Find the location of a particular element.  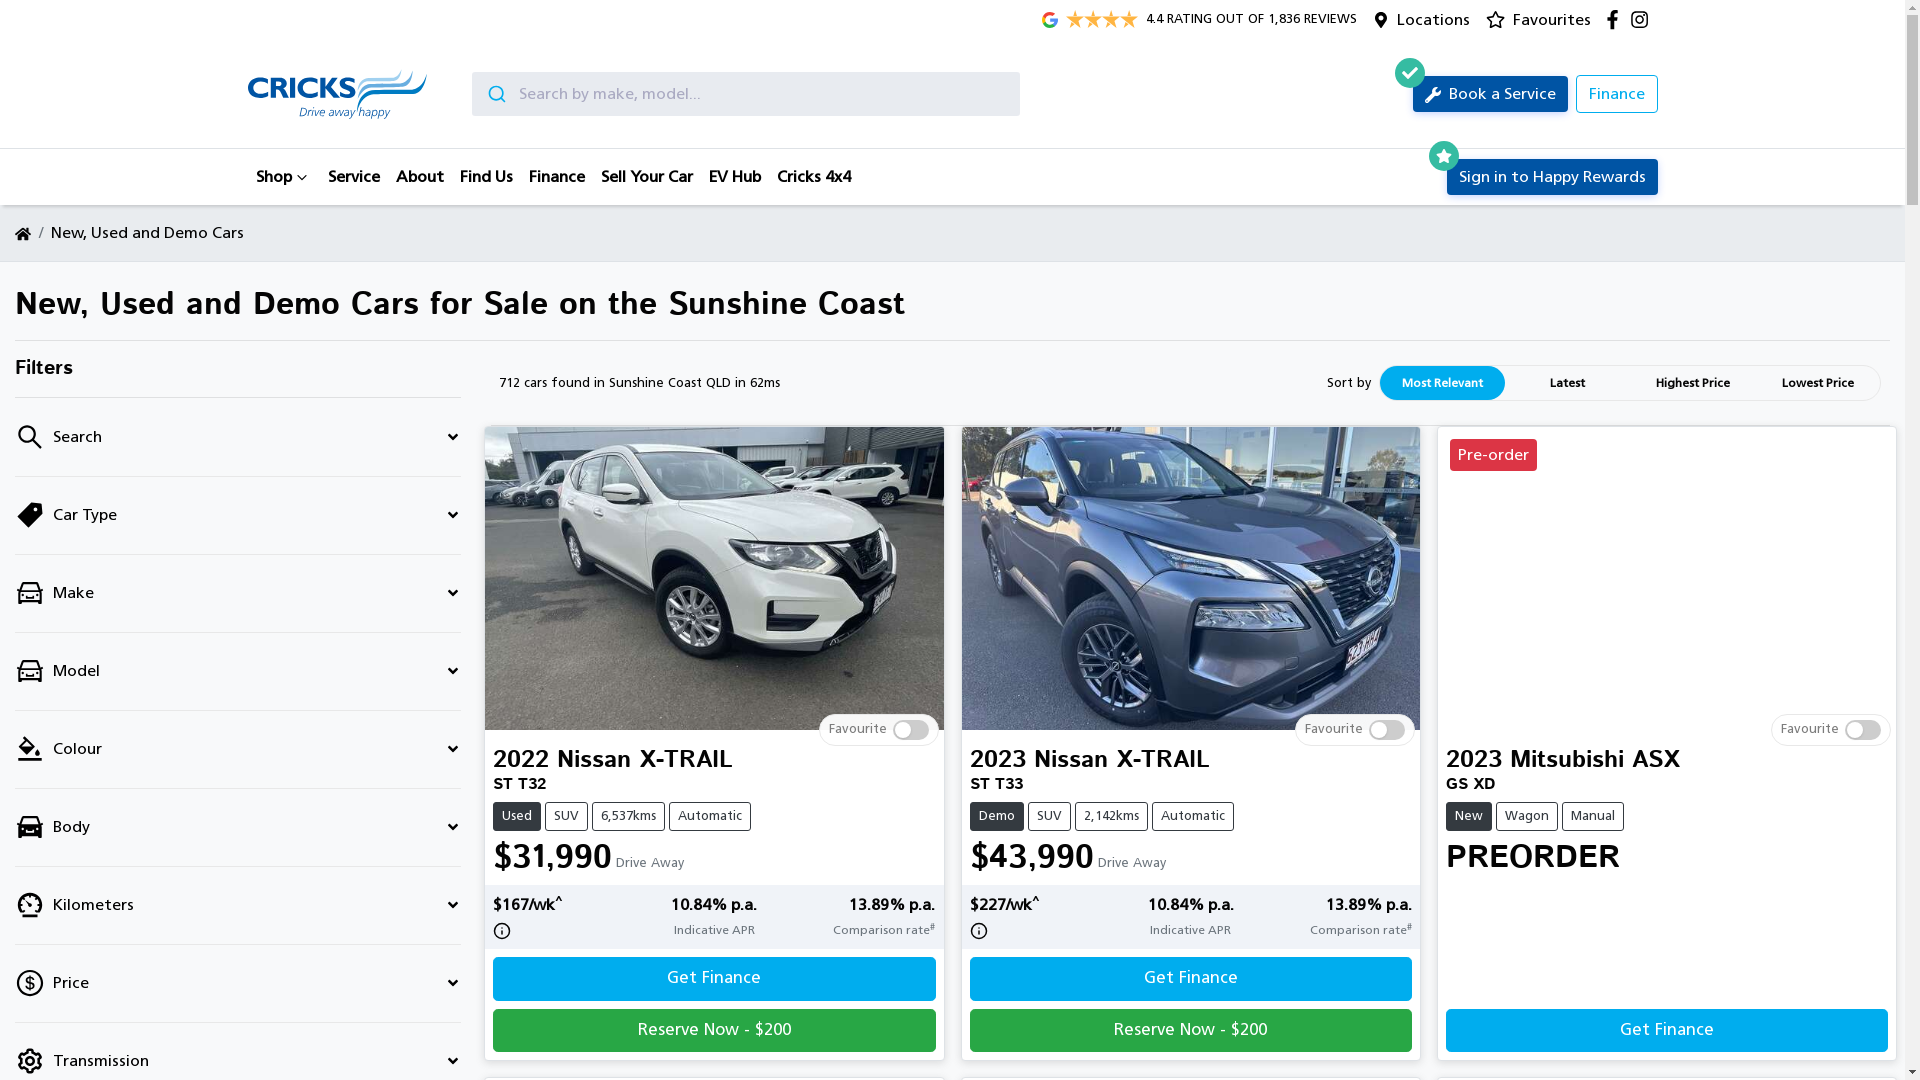

'Make' is located at coordinates (238, 592).